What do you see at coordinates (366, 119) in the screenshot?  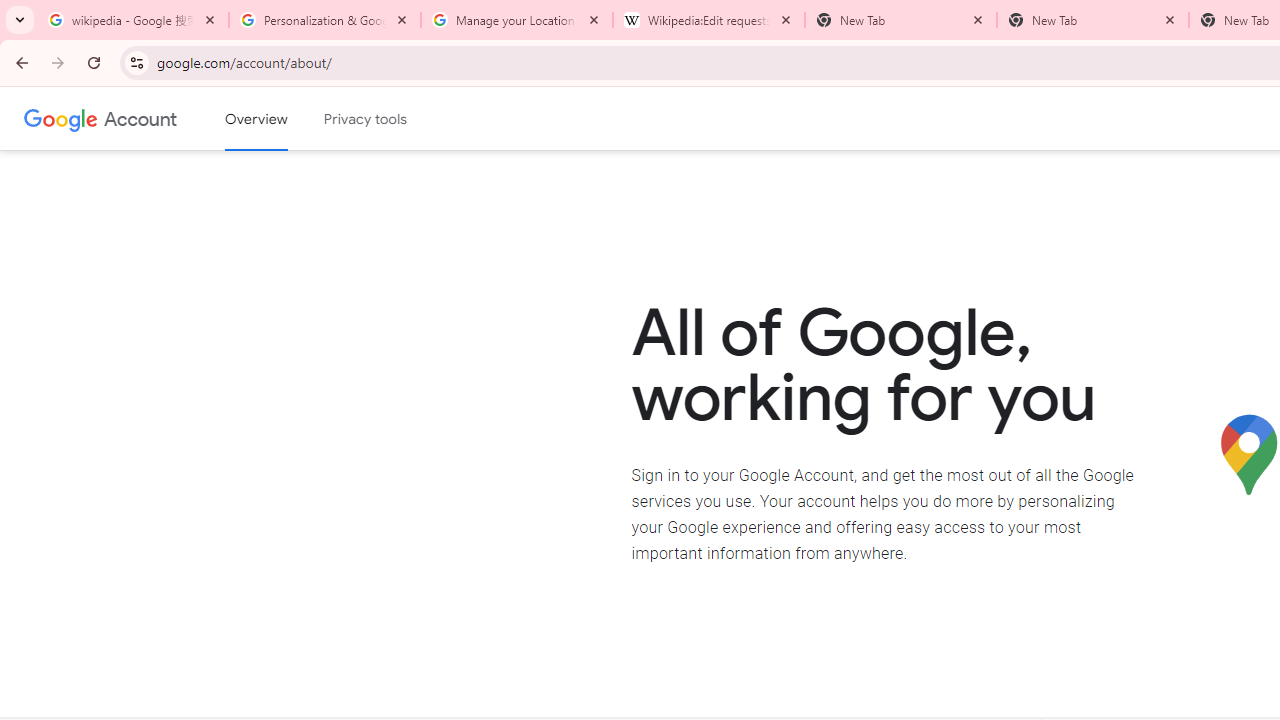 I see `'Privacy tools'` at bounding box center [366, 119].